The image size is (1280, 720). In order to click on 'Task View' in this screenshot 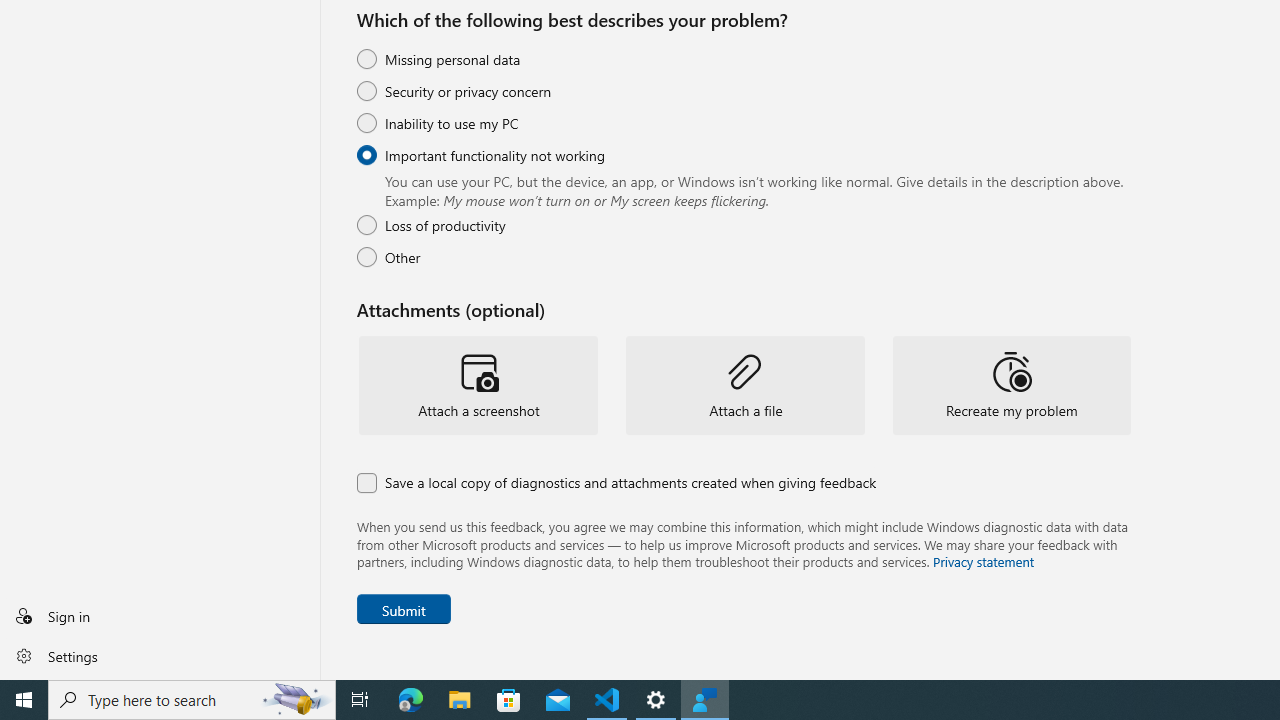, I will do `click(359, 698)`.